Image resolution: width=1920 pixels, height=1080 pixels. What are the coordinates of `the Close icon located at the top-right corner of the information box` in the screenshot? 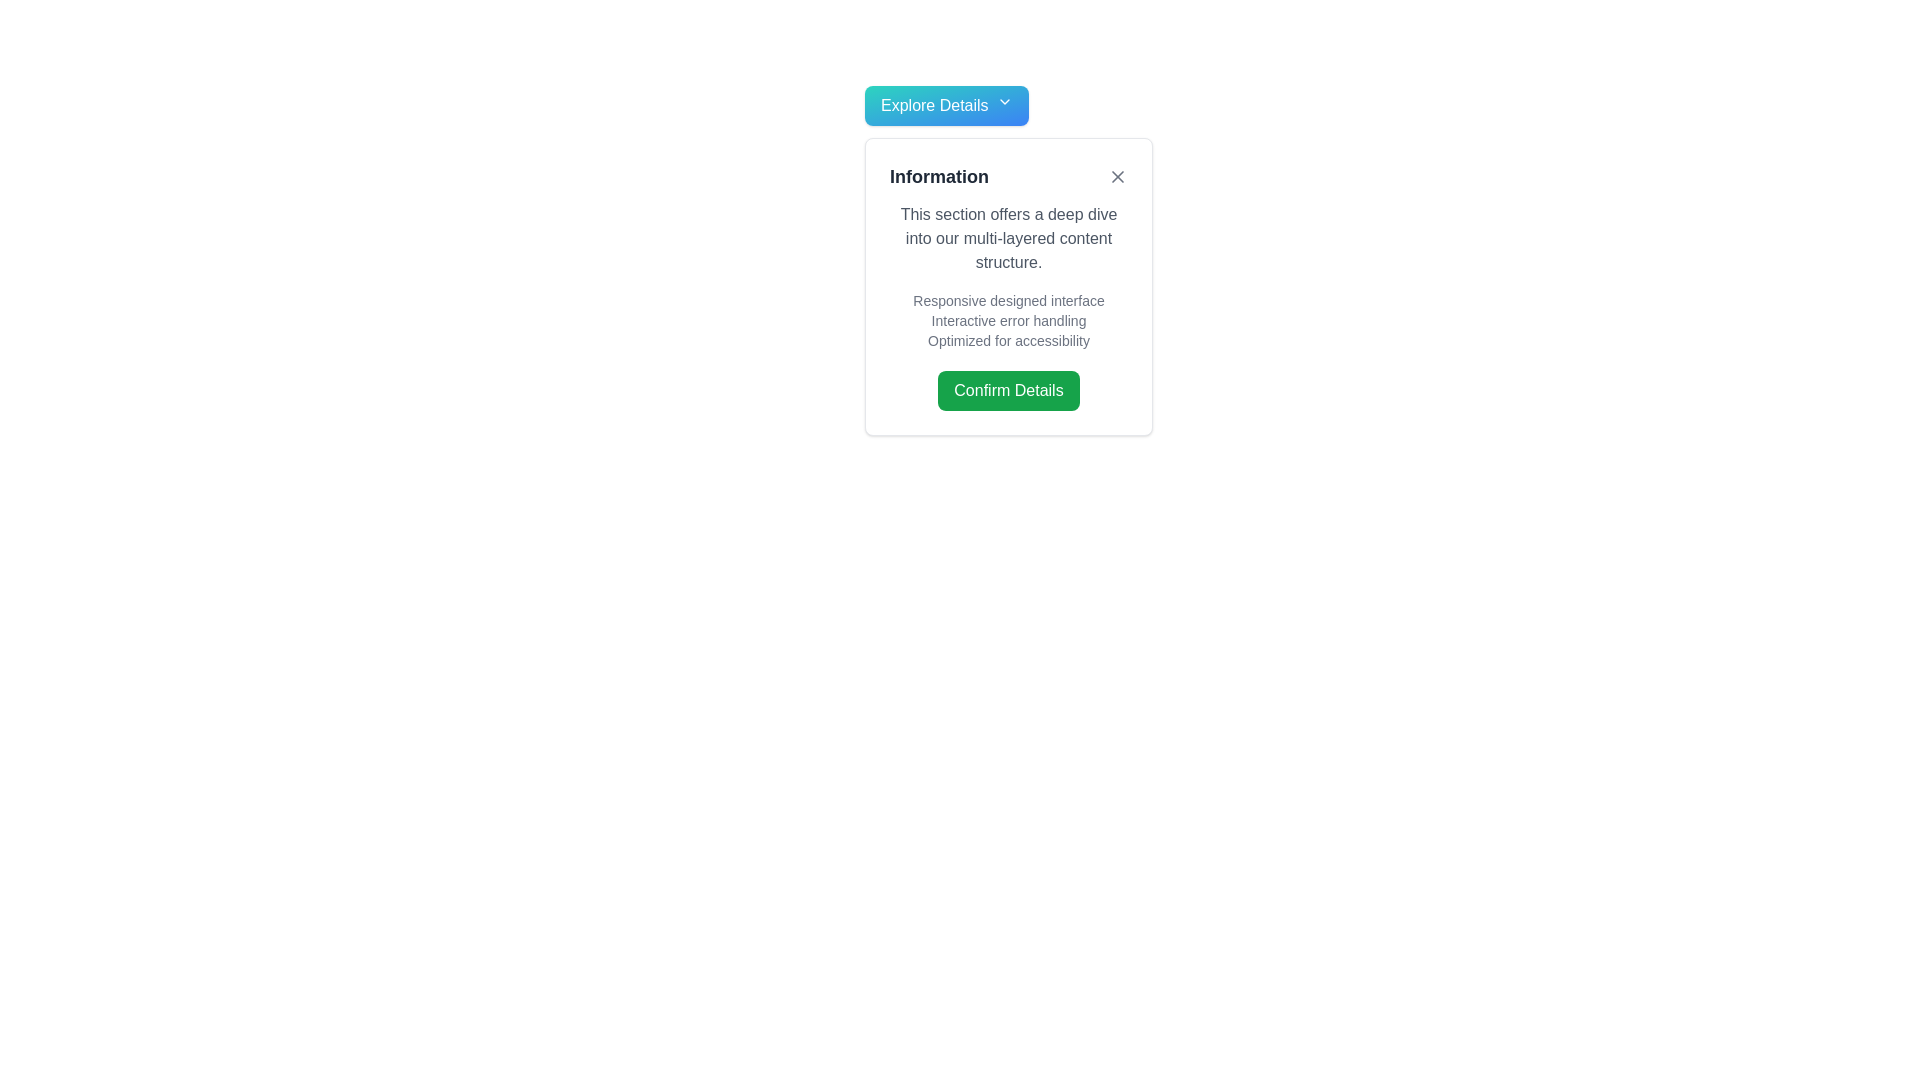 It's located at (1117, 176).